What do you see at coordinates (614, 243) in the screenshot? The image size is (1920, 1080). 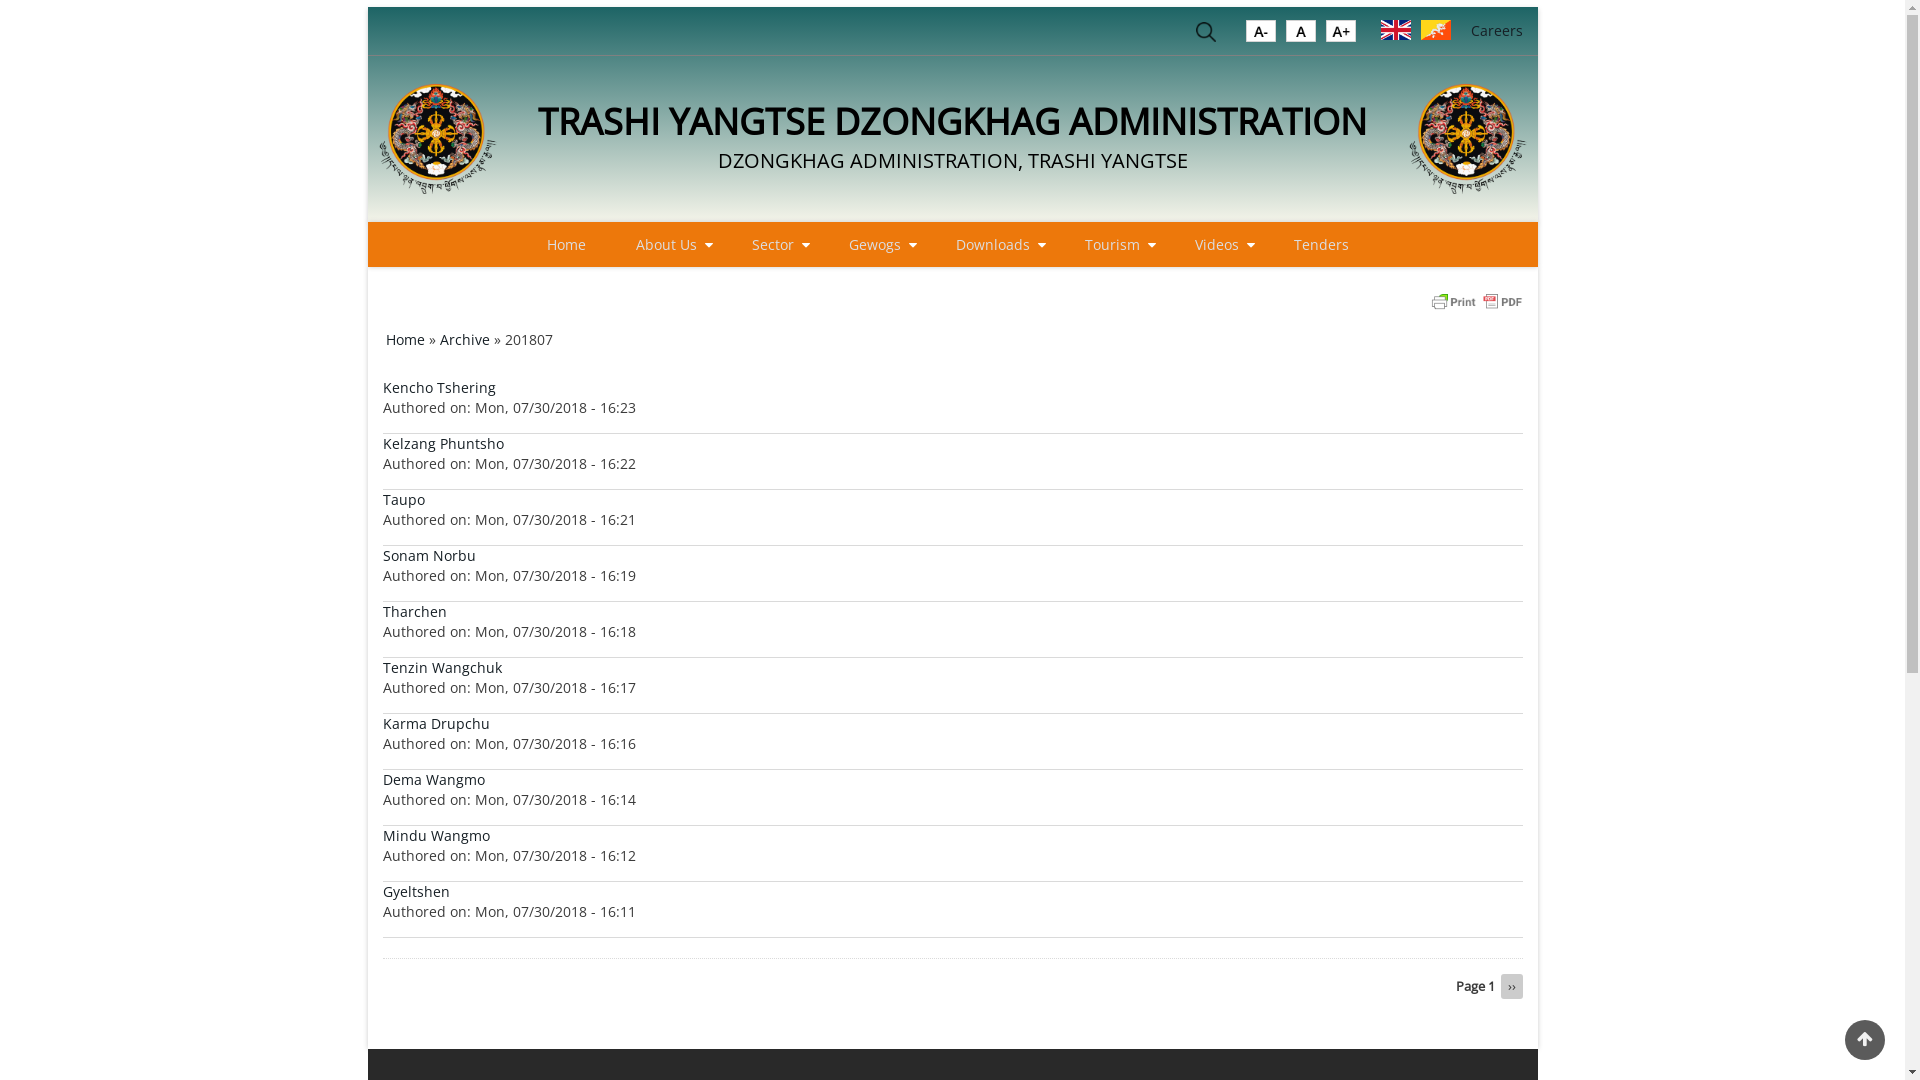 I see `'About Us'` at bounding box center [614, 243].